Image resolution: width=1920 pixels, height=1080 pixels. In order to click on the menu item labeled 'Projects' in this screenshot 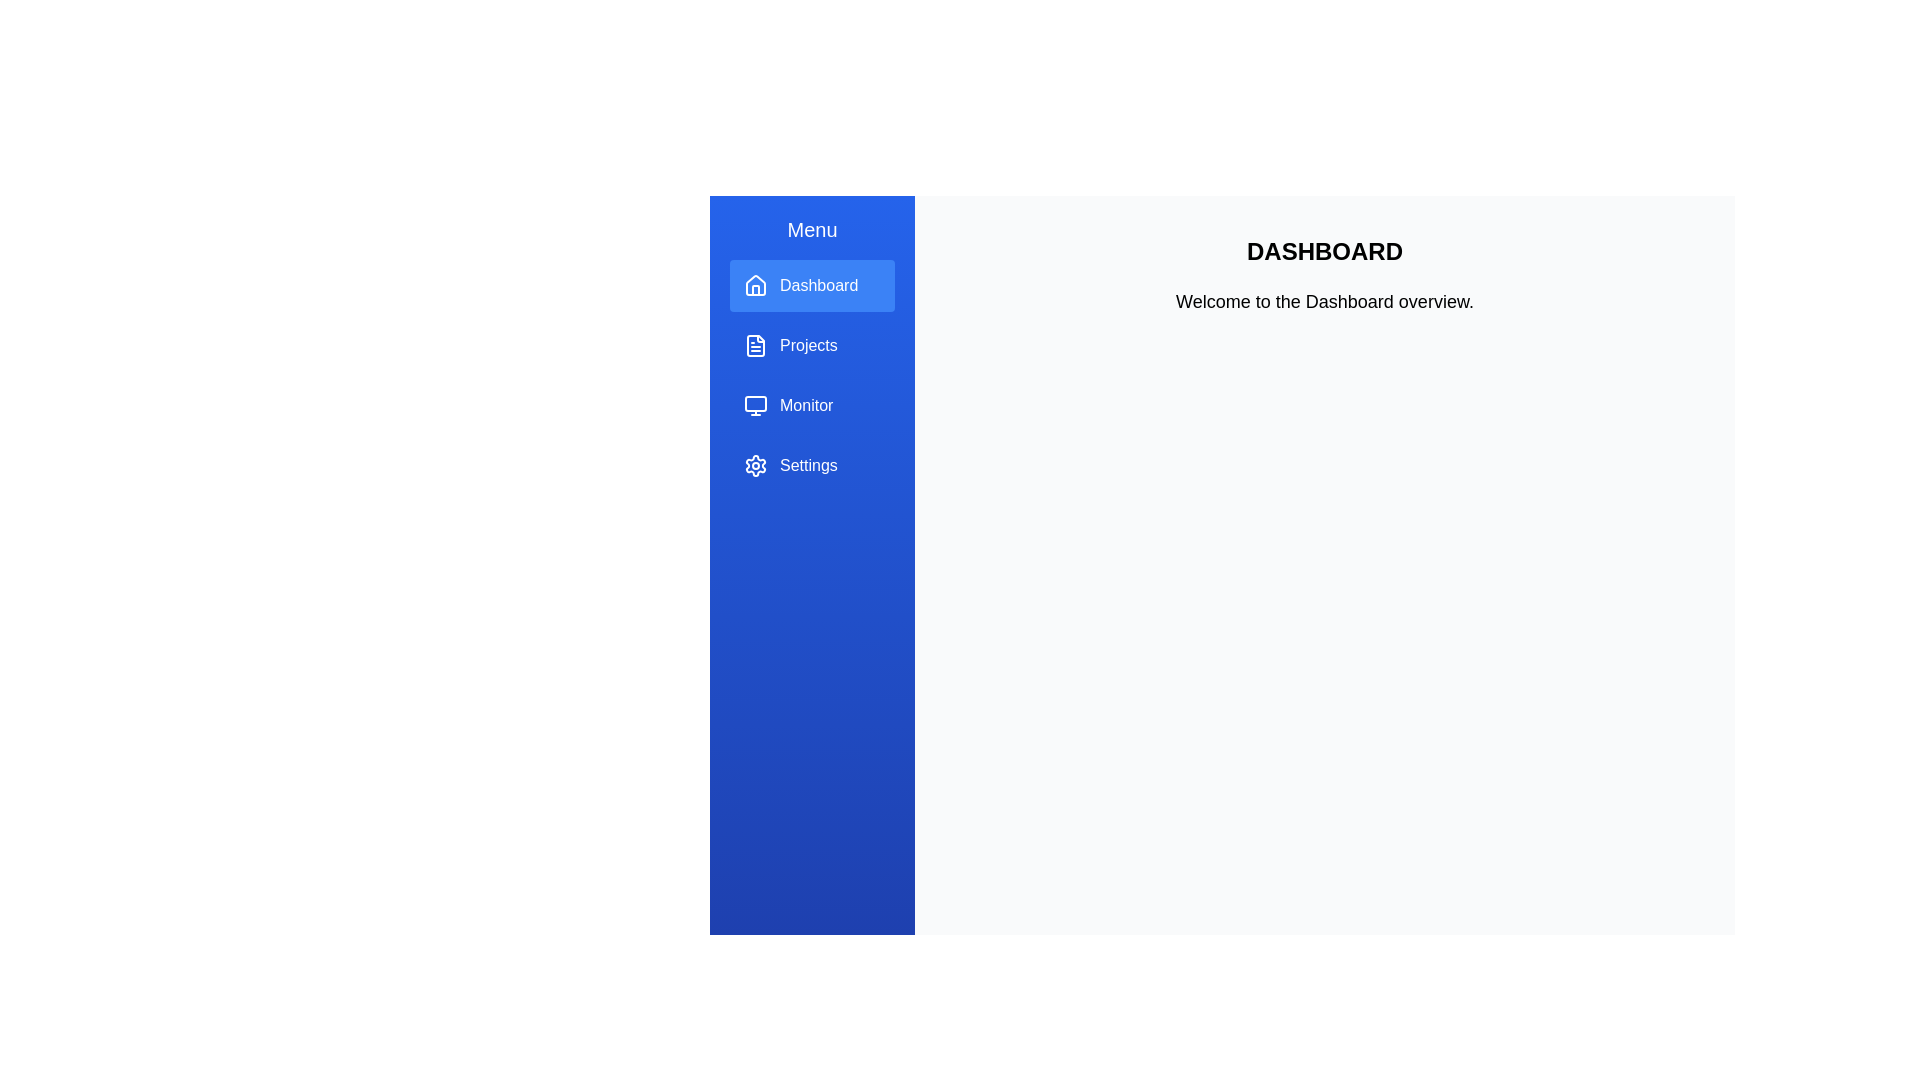, I will do `click(812, 345)`.